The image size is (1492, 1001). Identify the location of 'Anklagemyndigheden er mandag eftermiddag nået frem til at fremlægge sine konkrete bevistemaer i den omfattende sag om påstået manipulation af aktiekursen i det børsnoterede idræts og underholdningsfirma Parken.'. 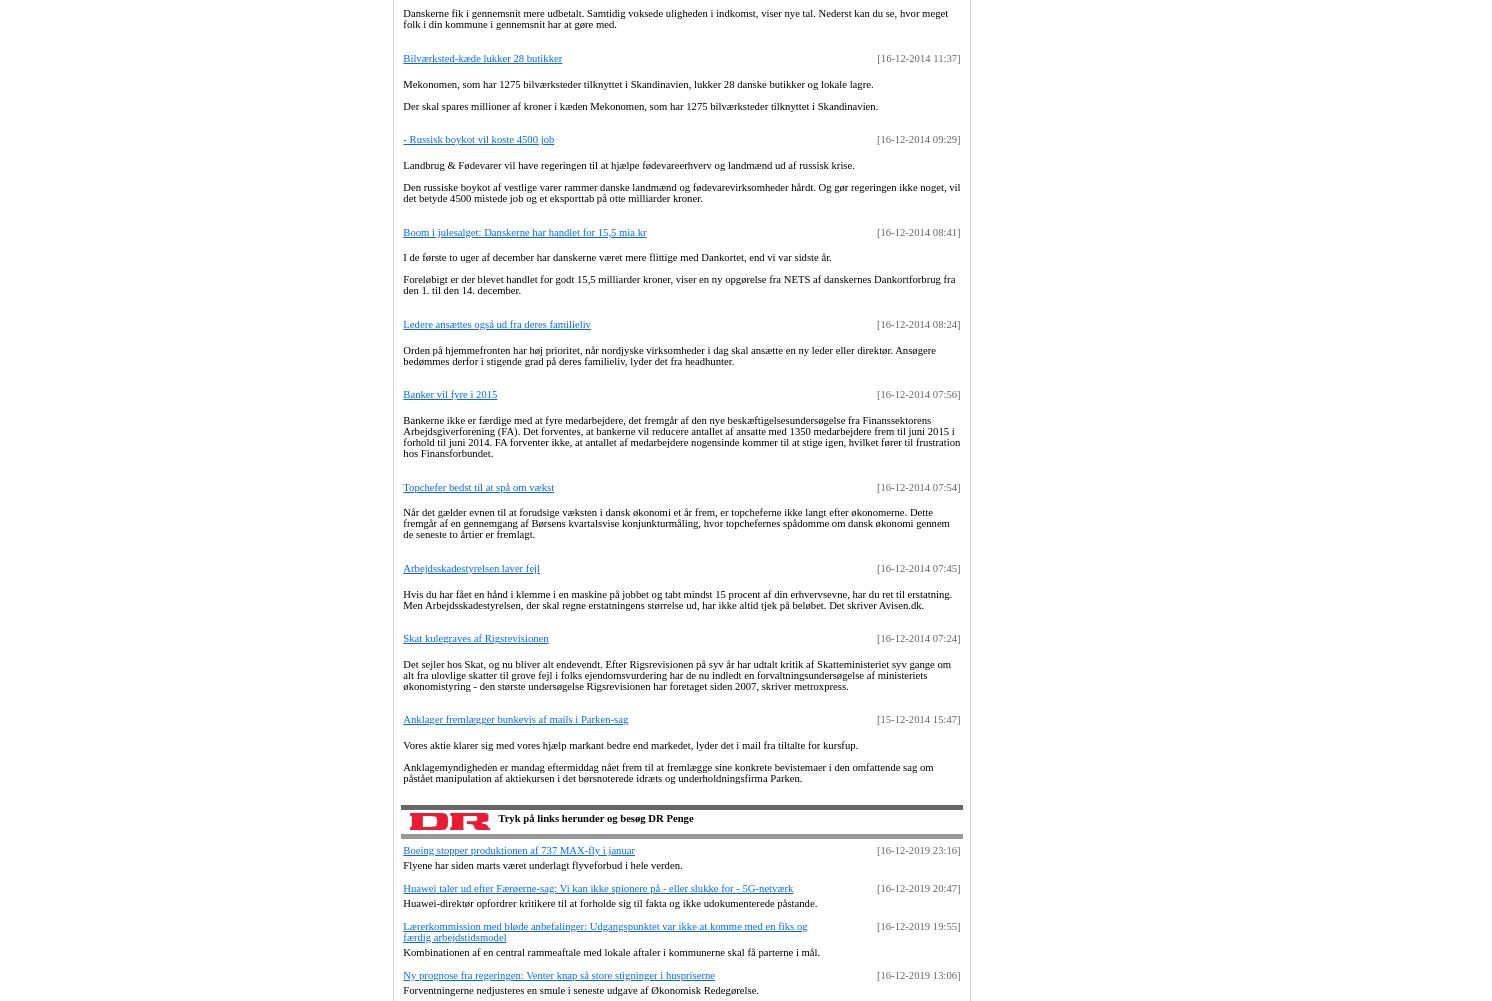
(667, 772).